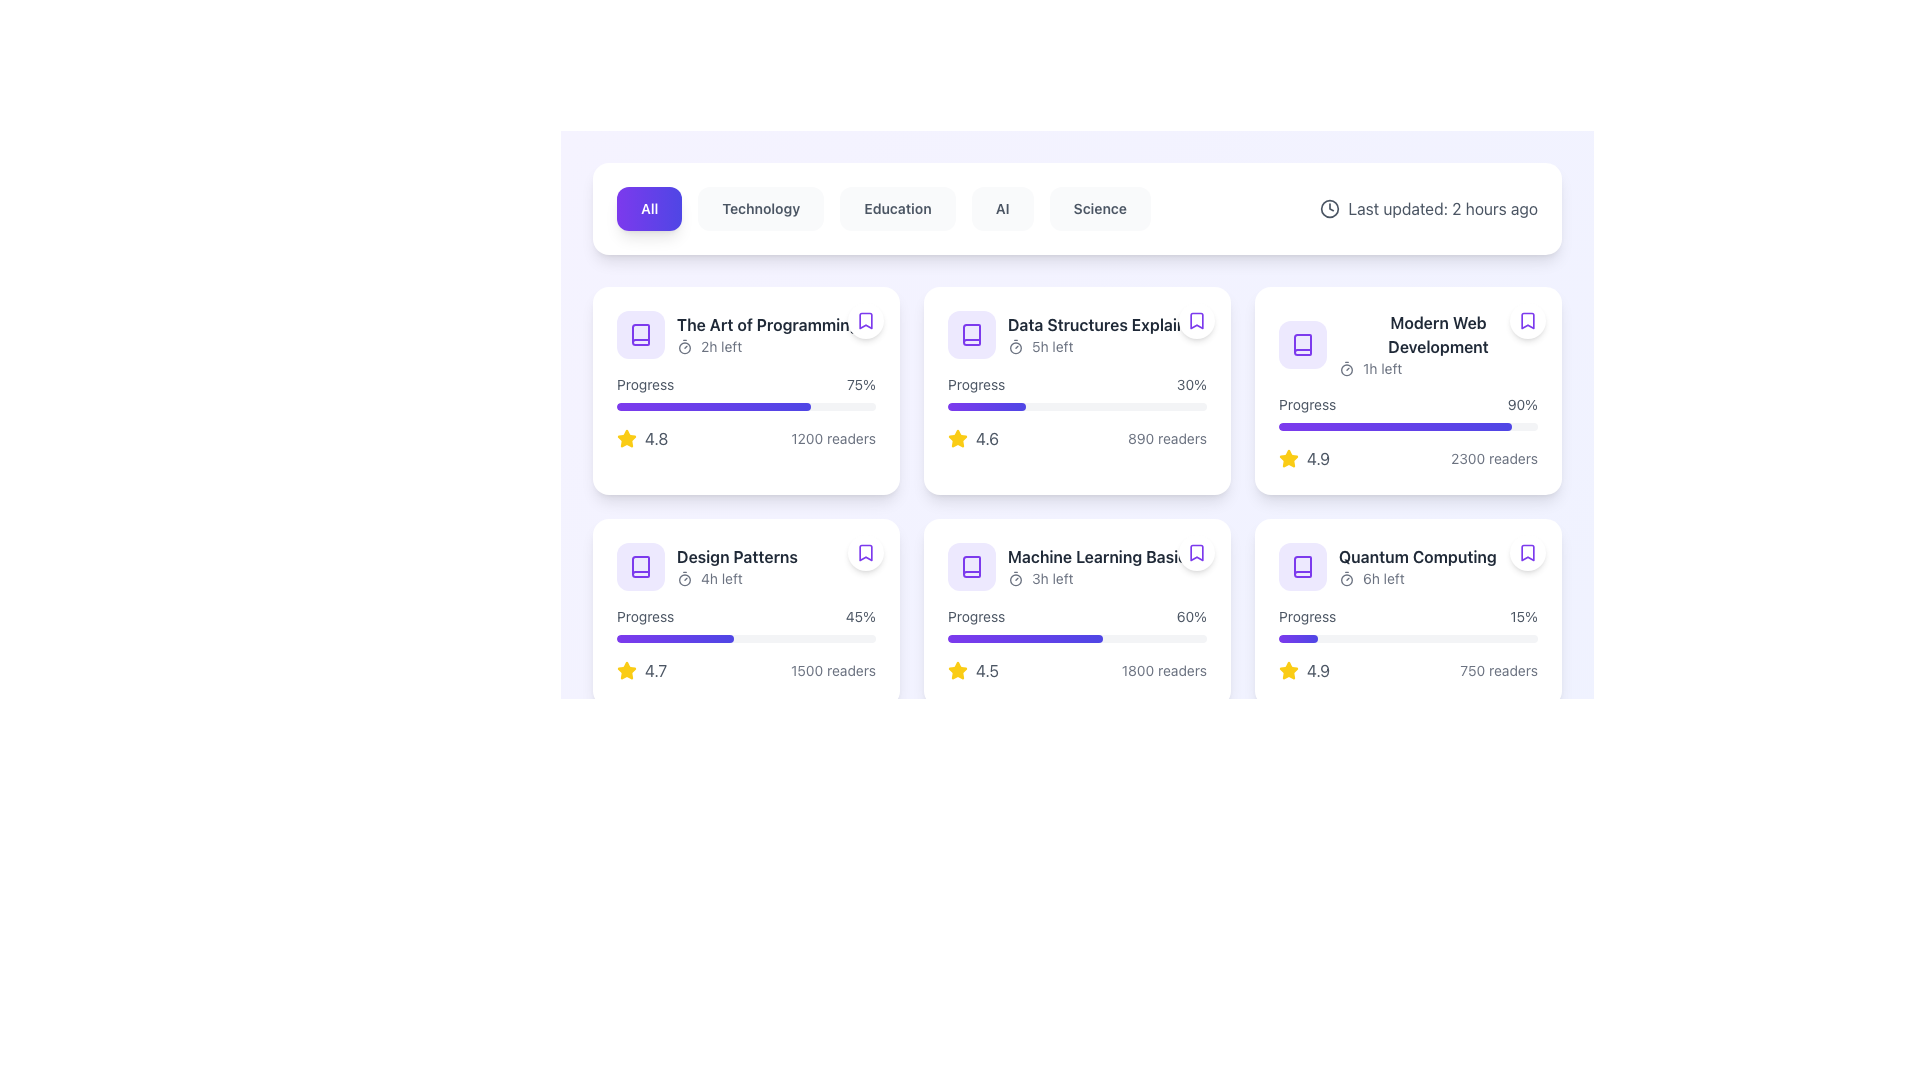 The height and width of the screenshot is (1080, 1920). Describe the element at coordinates (1076, 567) in the screenshot. I see `the Information Display Element that shows the title 'Machine Learning Basics' and the estimated time remaining '3h left'` at that location.